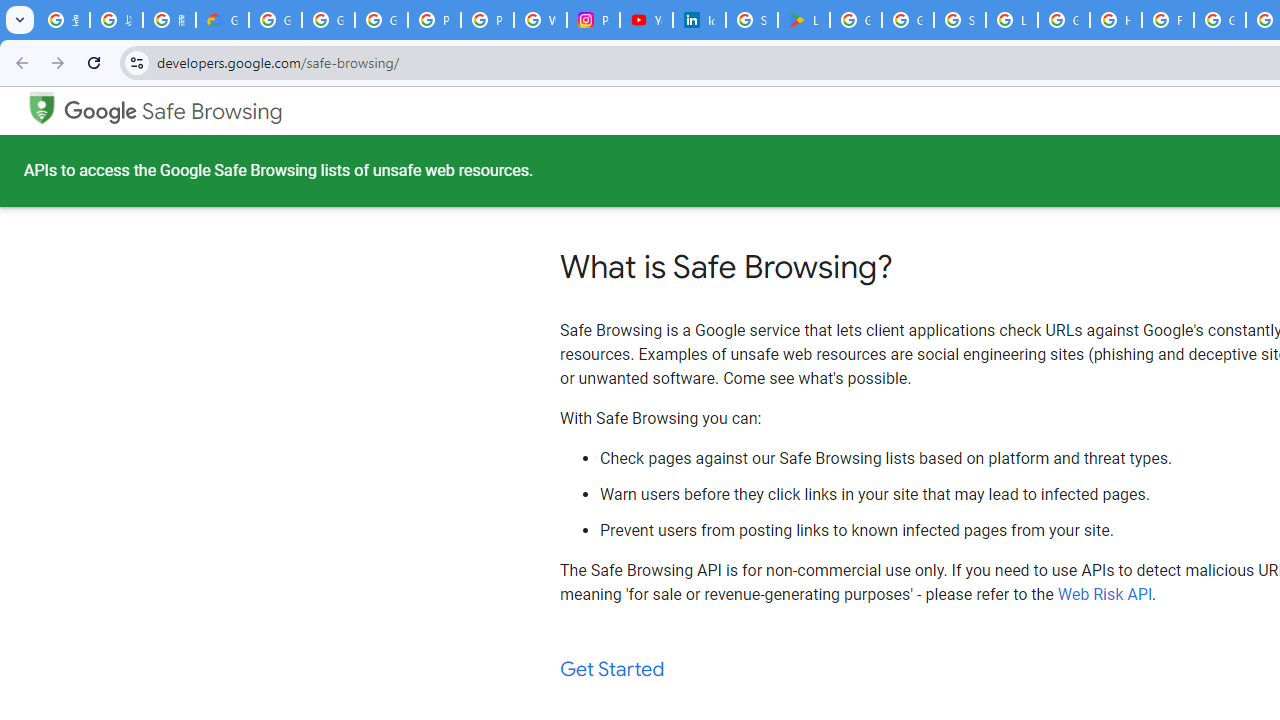 The height and width of the screenshot is (720, 1280). What do you see at coordinates (173, 111) in the screenshot?
I see `'Google Safe Browsing'` at bounding box center [173, 111].